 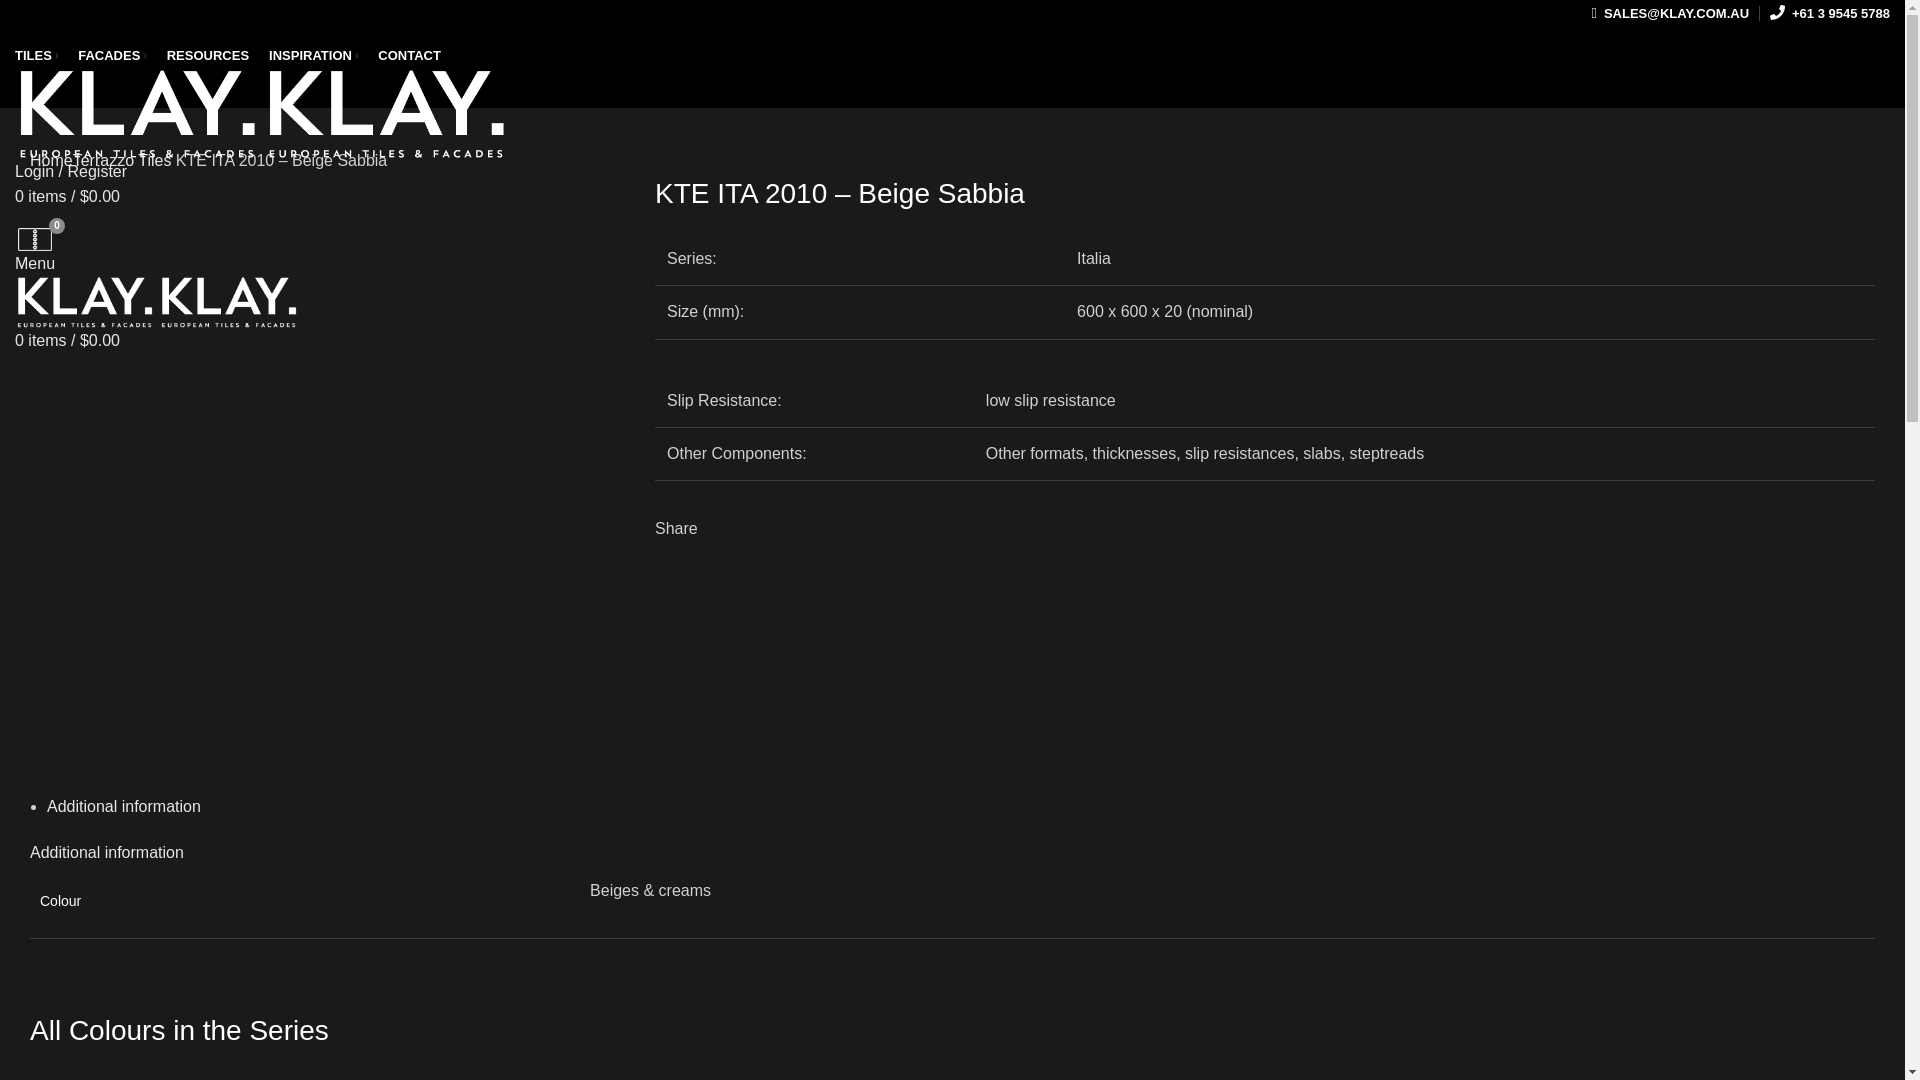 I want to click on 'RESOURCES', so click(x=156, y=55).